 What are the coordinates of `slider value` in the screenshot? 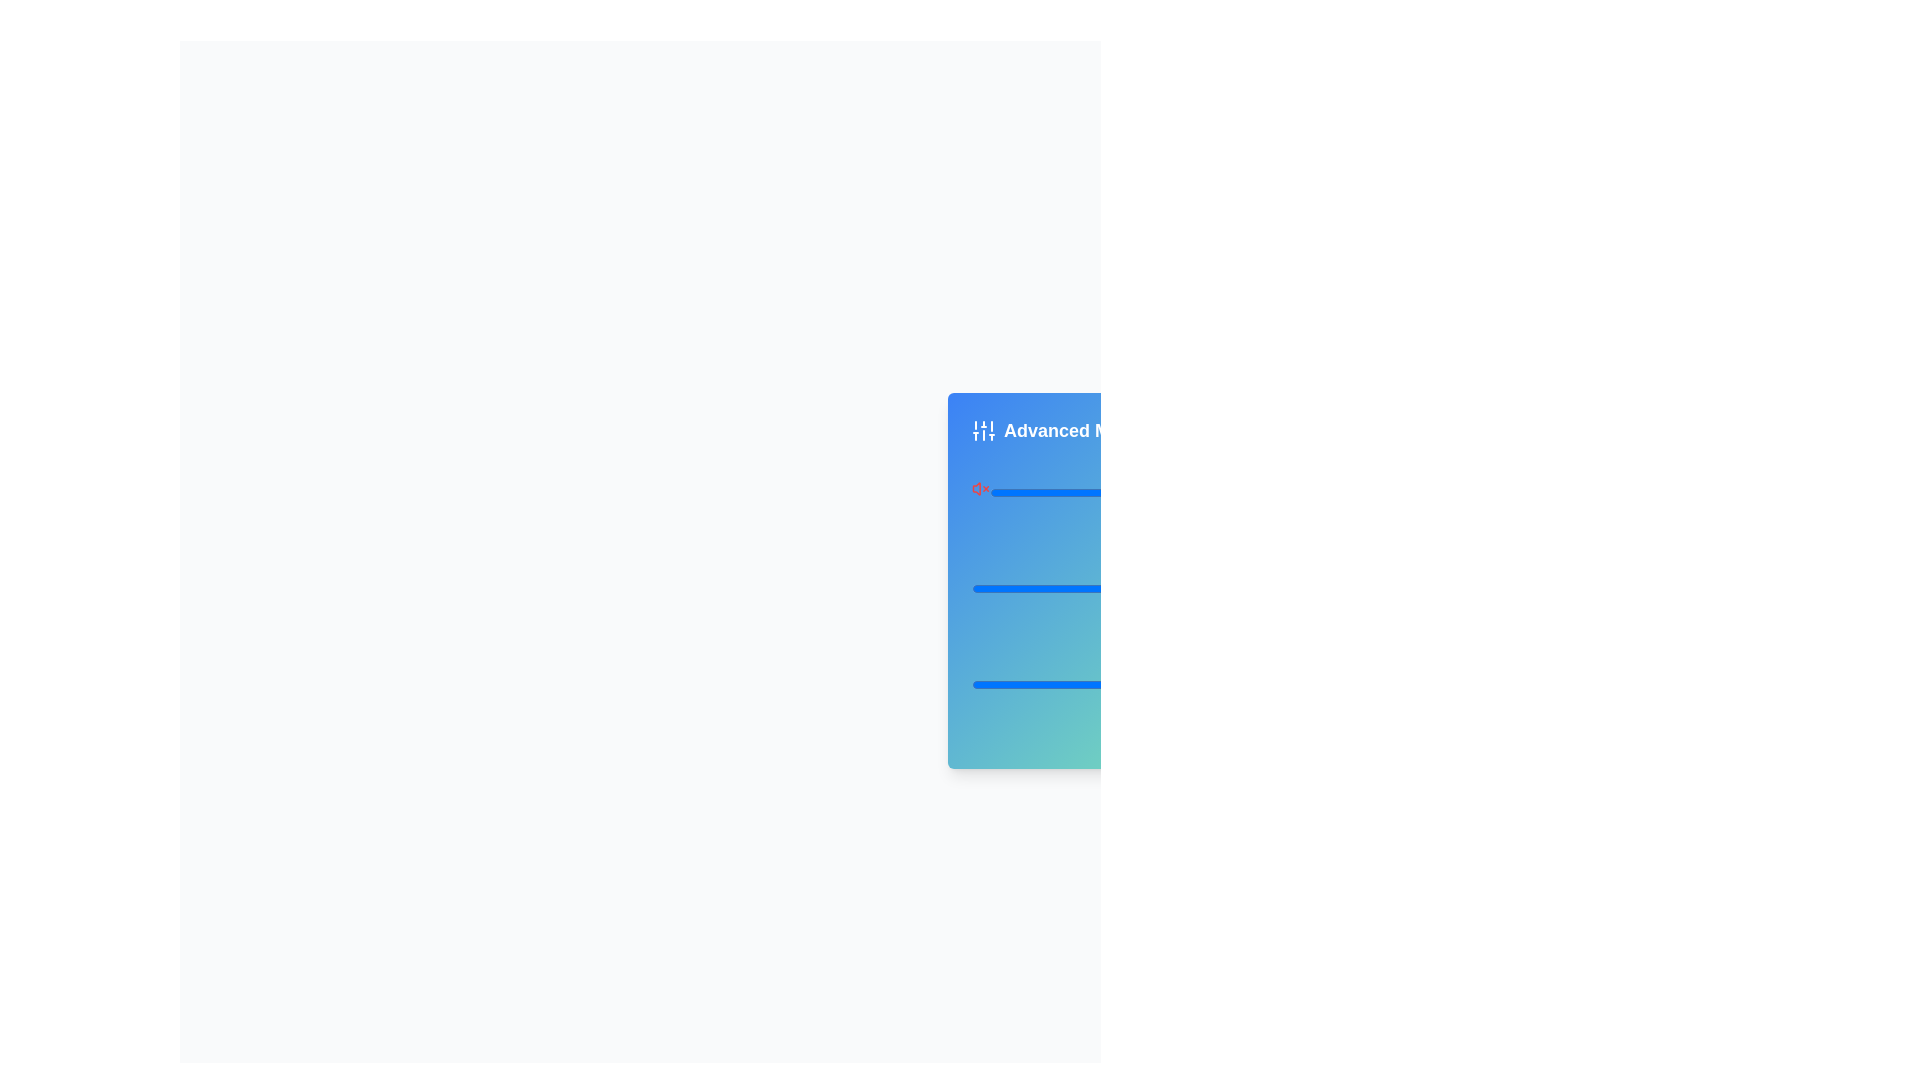 It's located at (1041, 684).